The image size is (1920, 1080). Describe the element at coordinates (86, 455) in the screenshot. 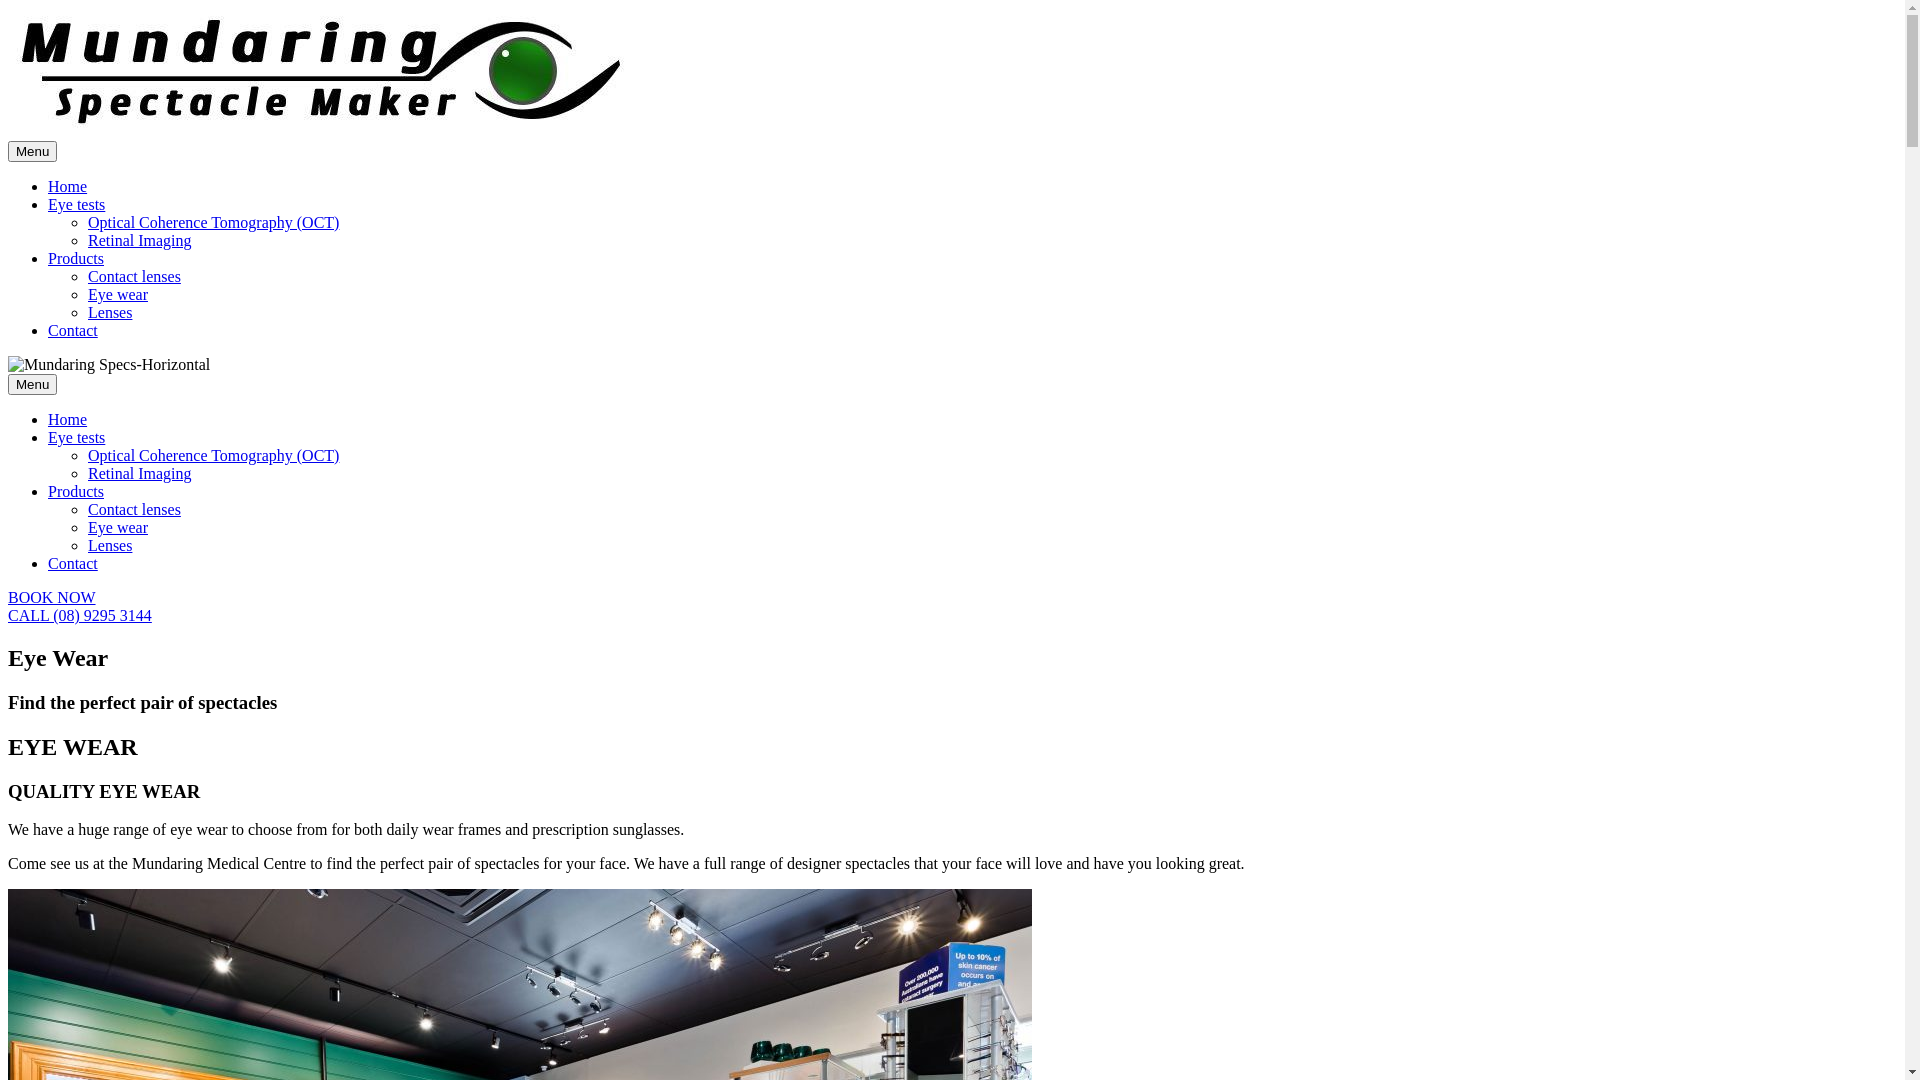

I see `'Optical Coherence Tomography (OCT)'` at that location.